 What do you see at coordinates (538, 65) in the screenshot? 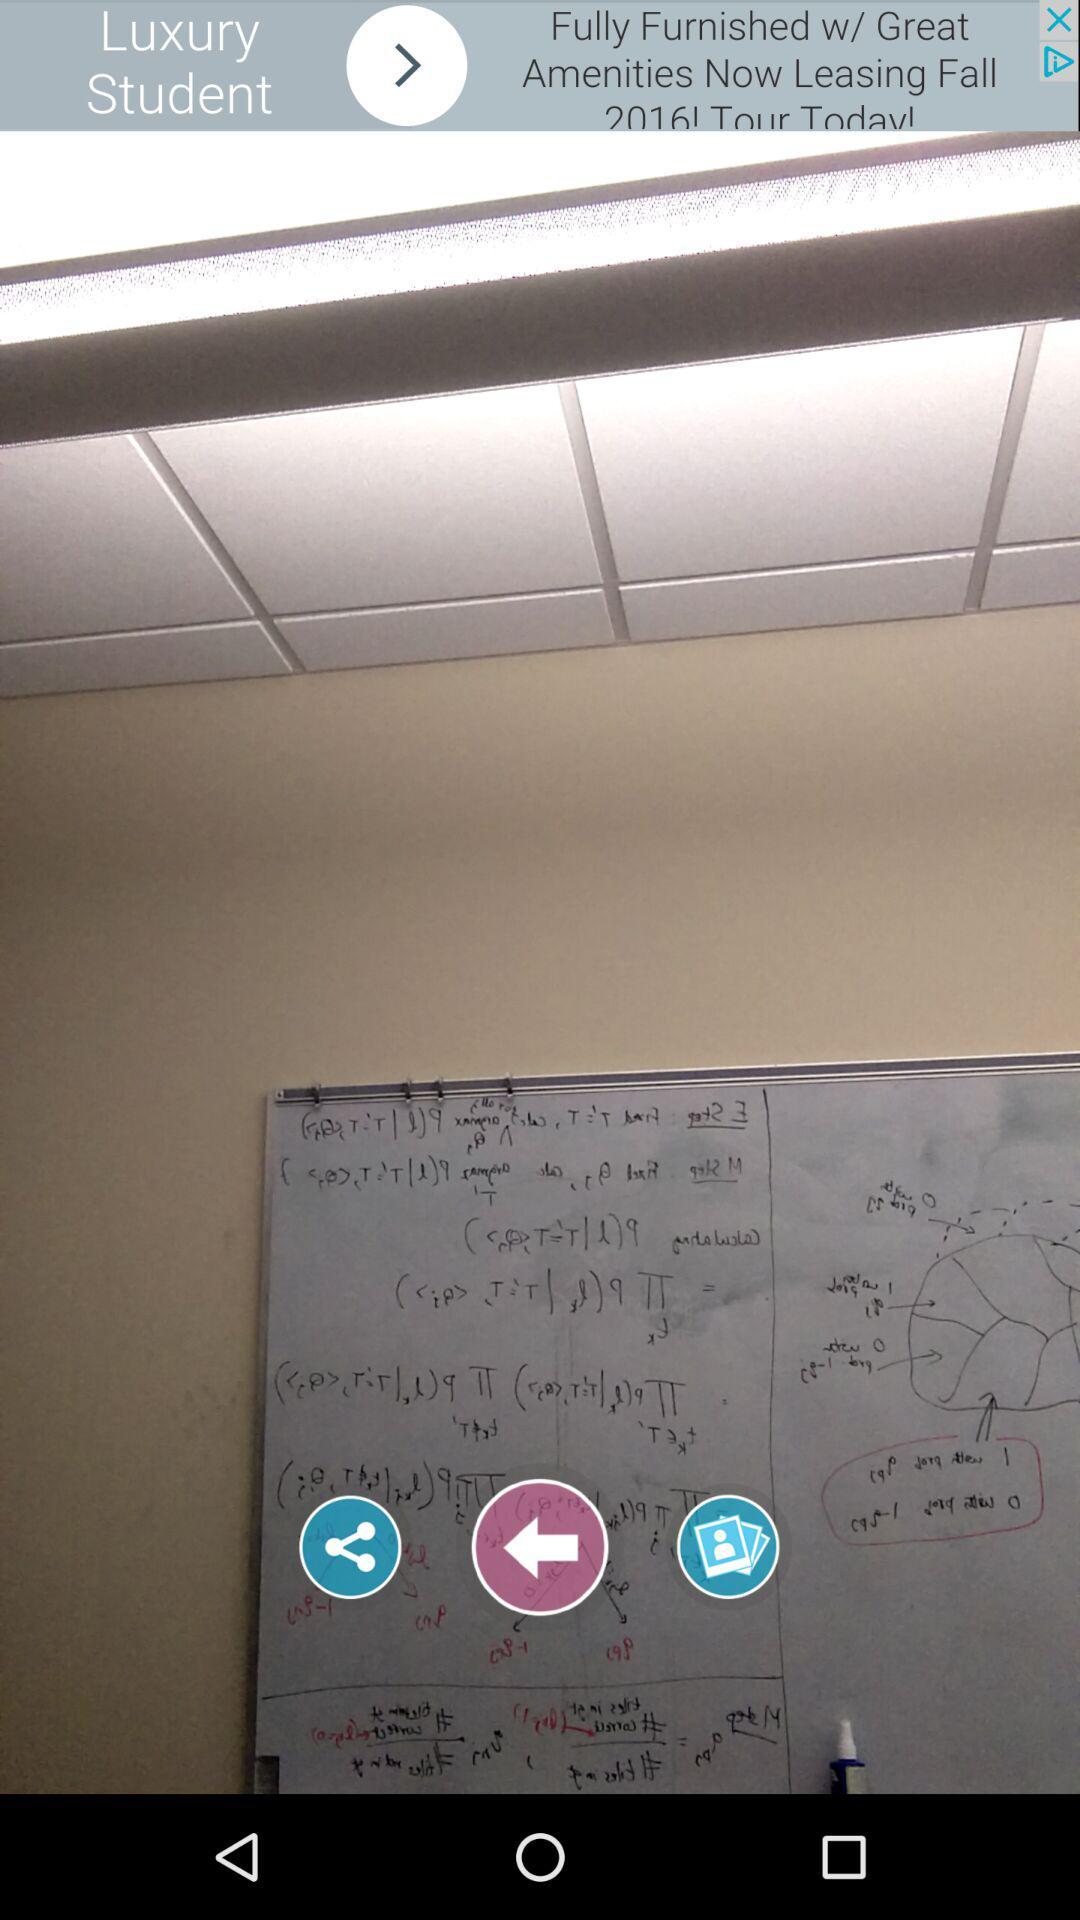
I see `remove the add` at bounding box center [538, 65].